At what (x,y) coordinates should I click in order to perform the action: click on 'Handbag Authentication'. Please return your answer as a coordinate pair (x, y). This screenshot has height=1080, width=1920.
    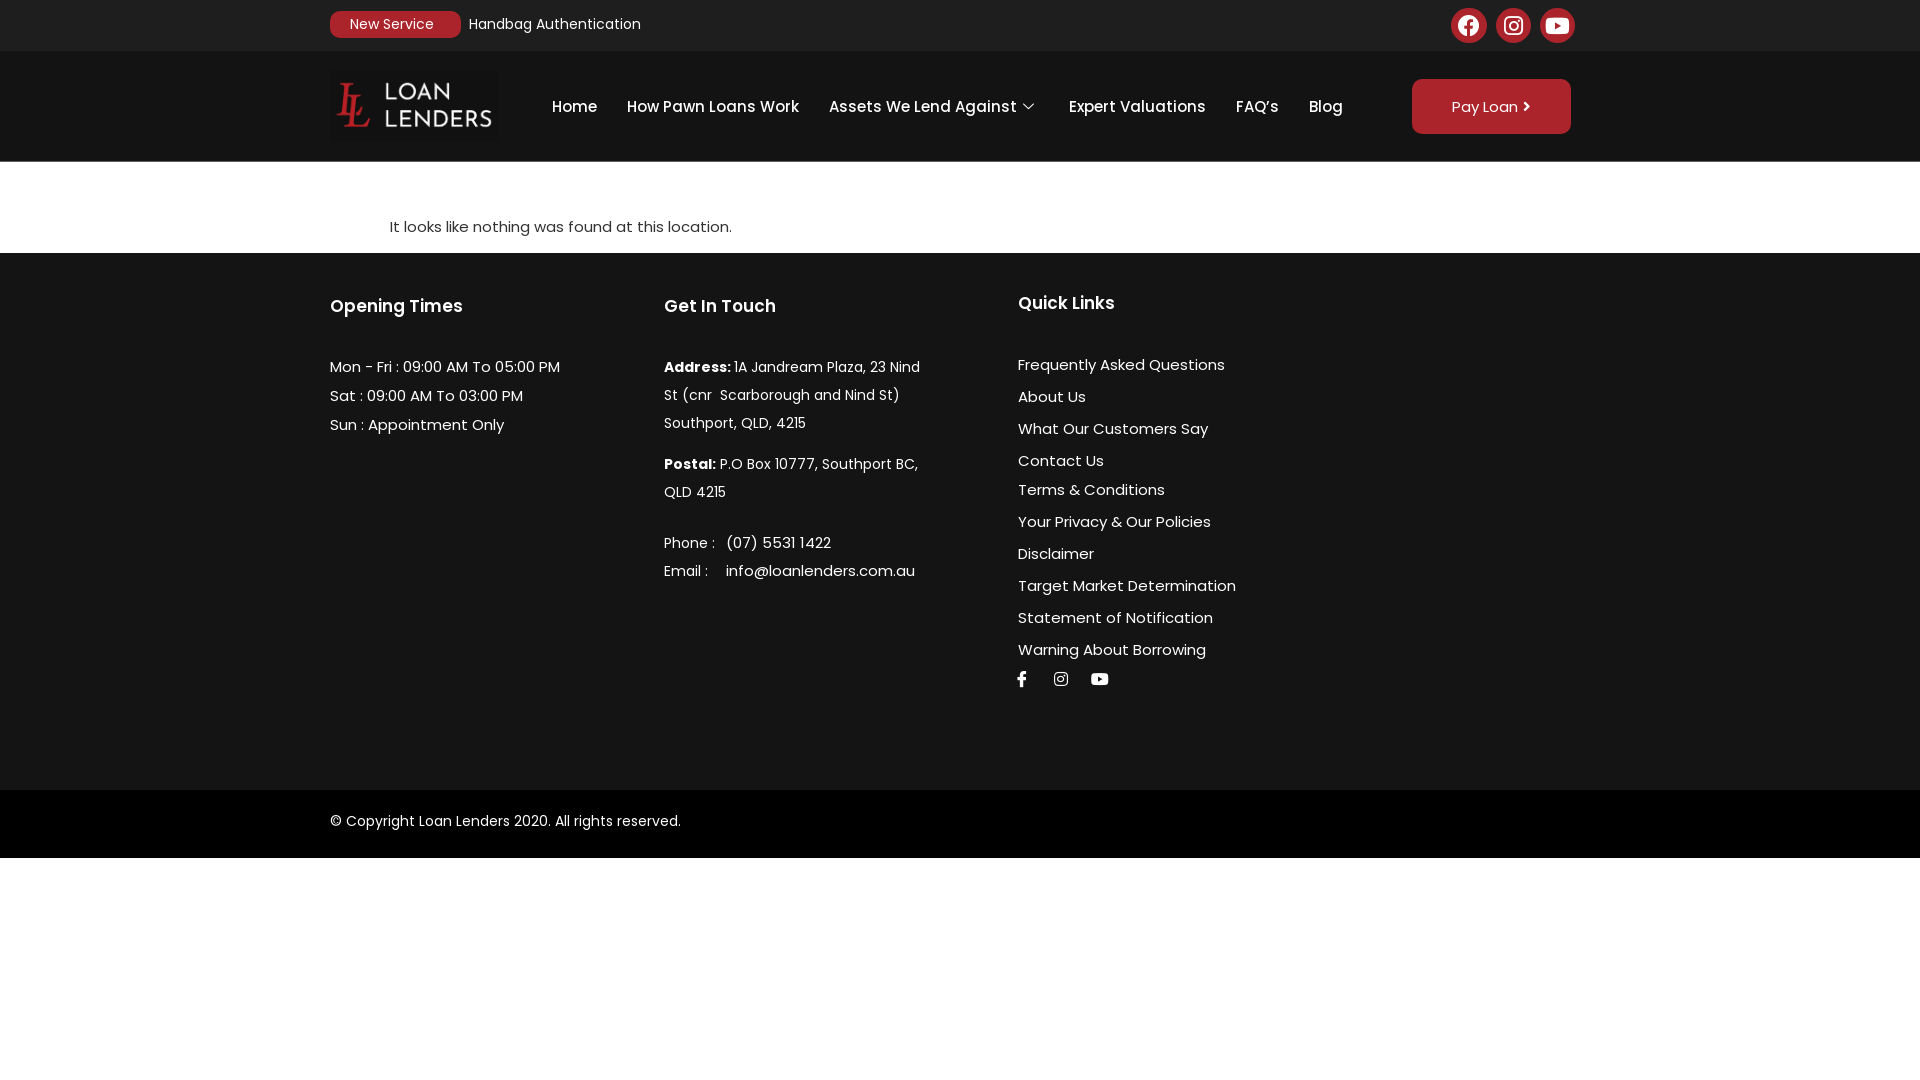
    Looking at the image, I should click on (468, 23).